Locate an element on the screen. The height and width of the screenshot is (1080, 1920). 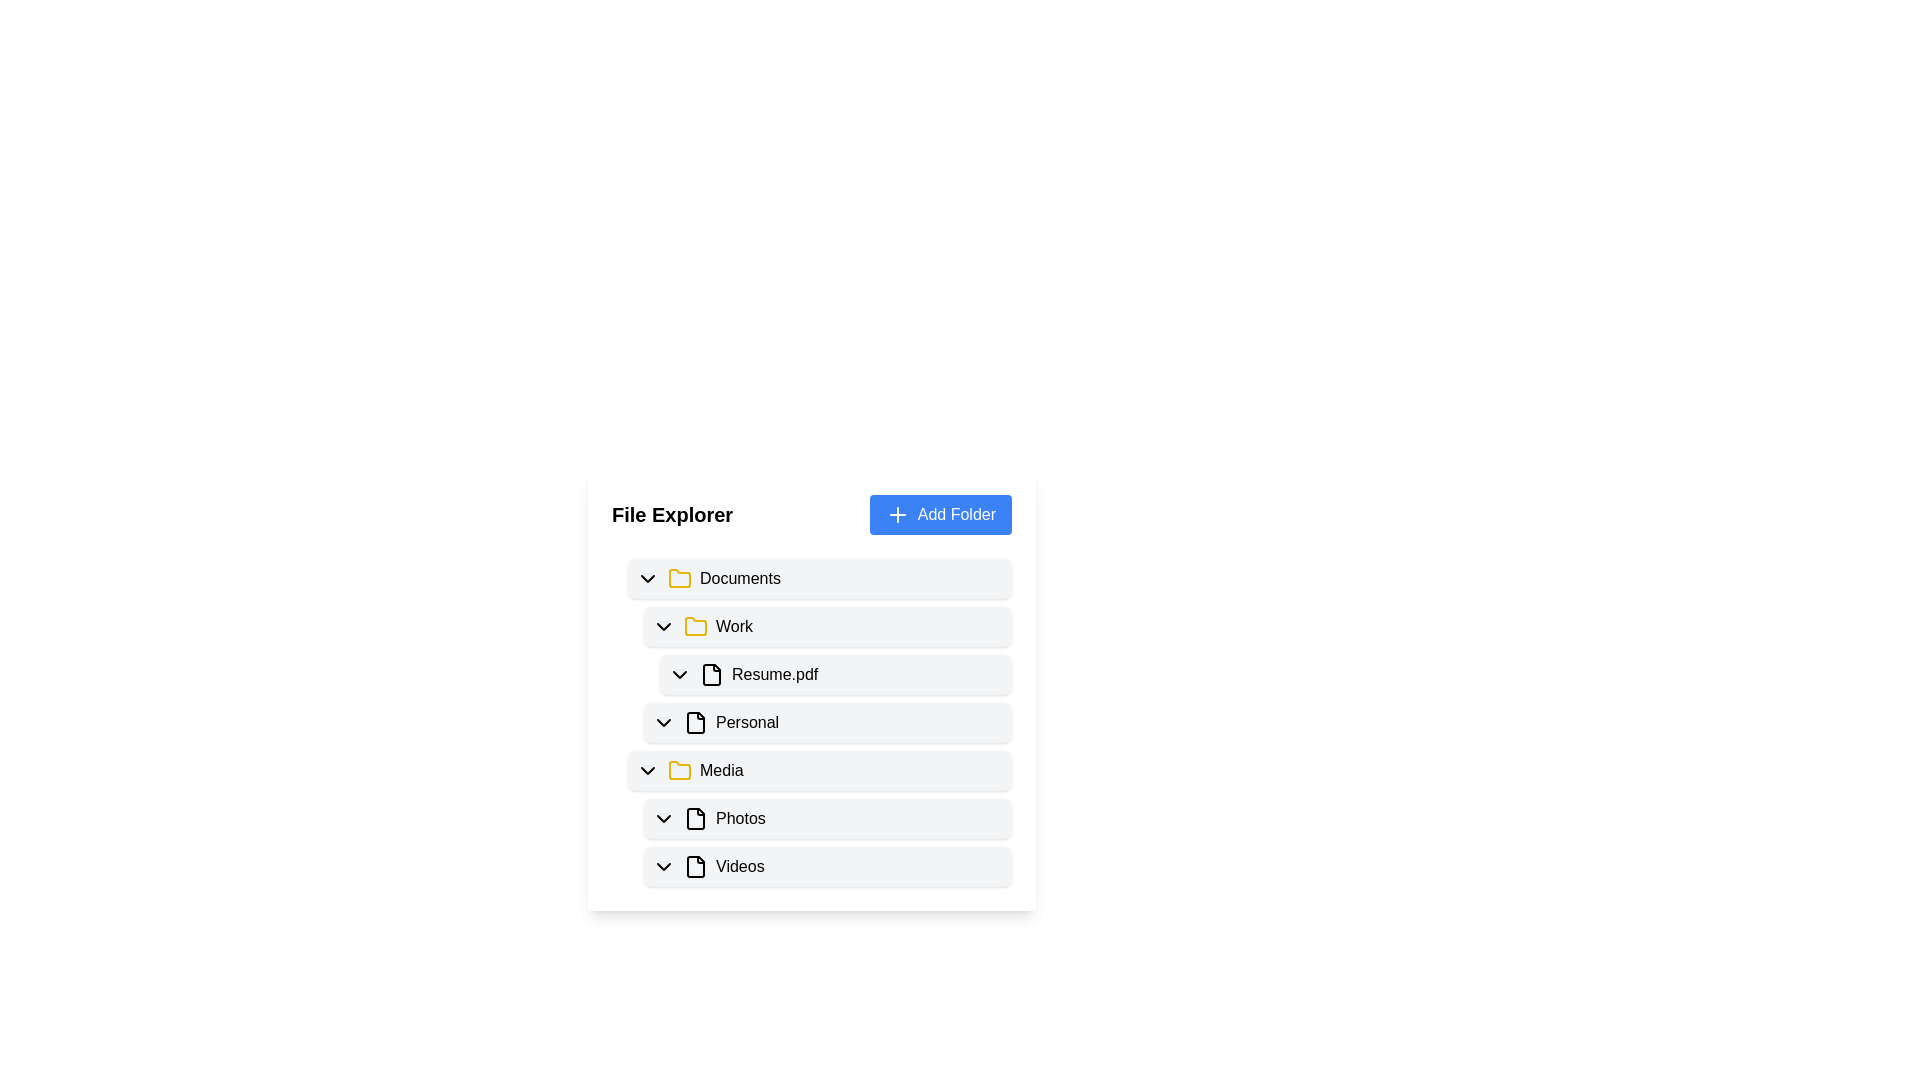
the navigational button located beneath 'Personal' is located at coordinates (820, 770).